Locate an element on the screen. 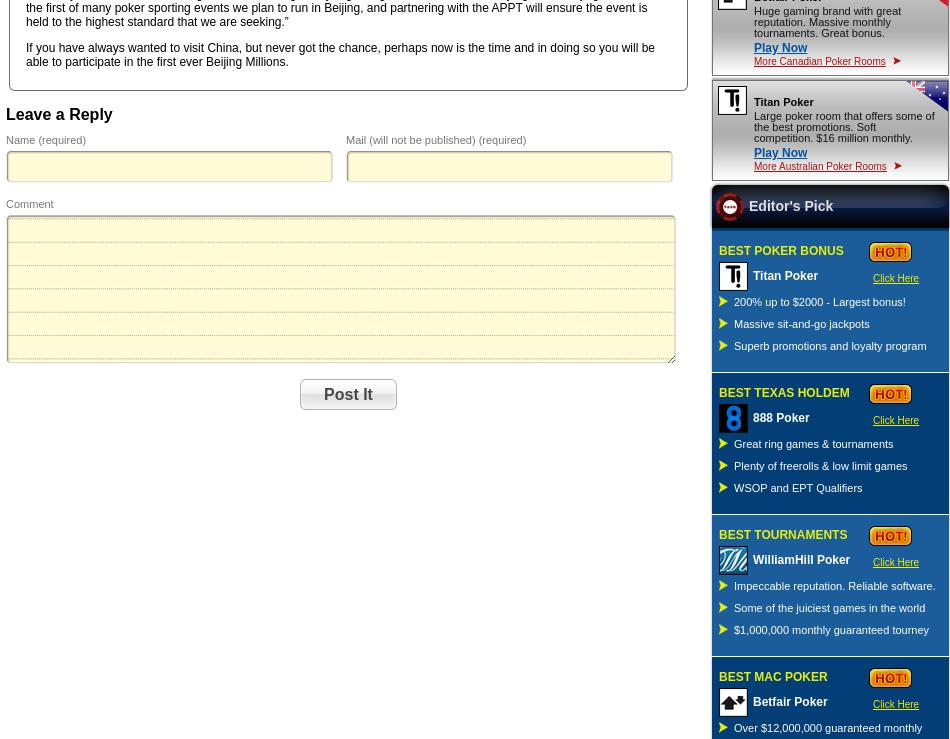 Image resolution: width=950 pixels, height=739 pixels. '888 Poker' is located at coordinates (779, 416).